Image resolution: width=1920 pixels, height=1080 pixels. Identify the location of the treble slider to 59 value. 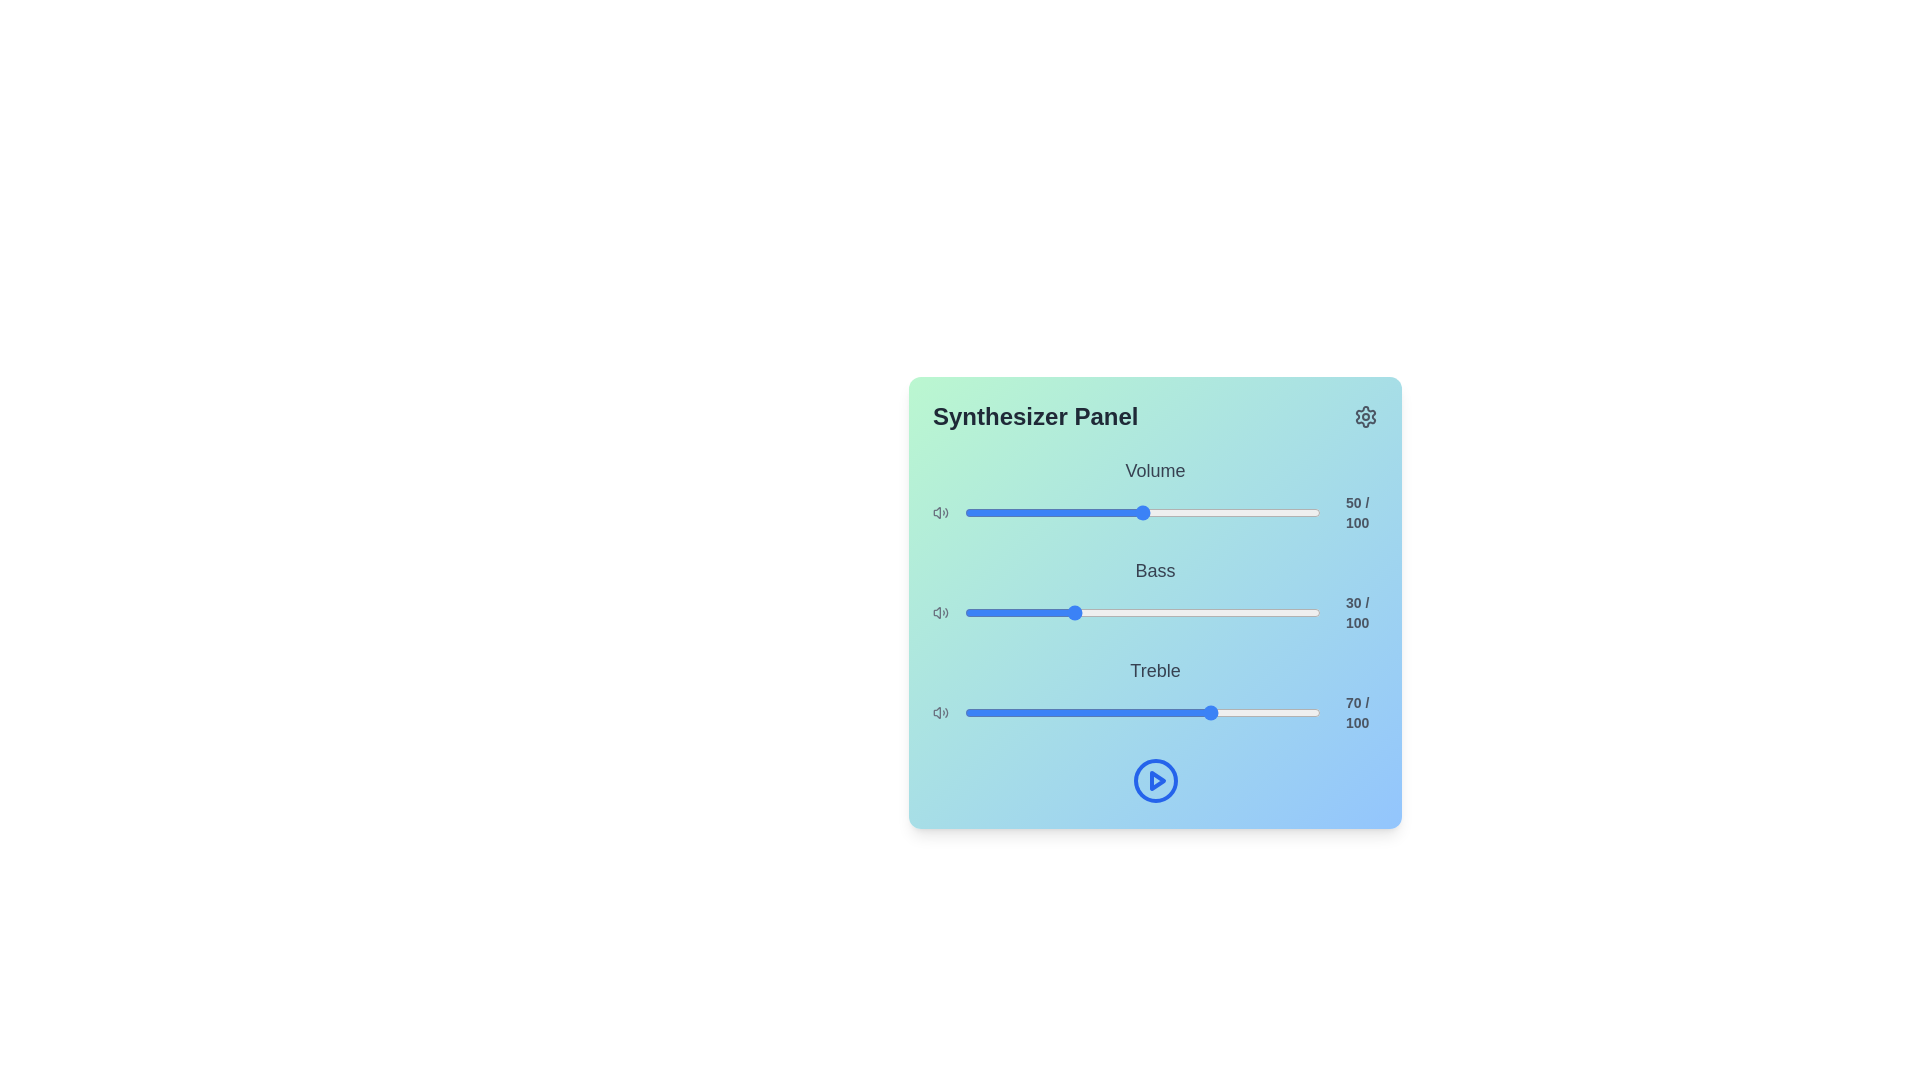
(1175, 712).